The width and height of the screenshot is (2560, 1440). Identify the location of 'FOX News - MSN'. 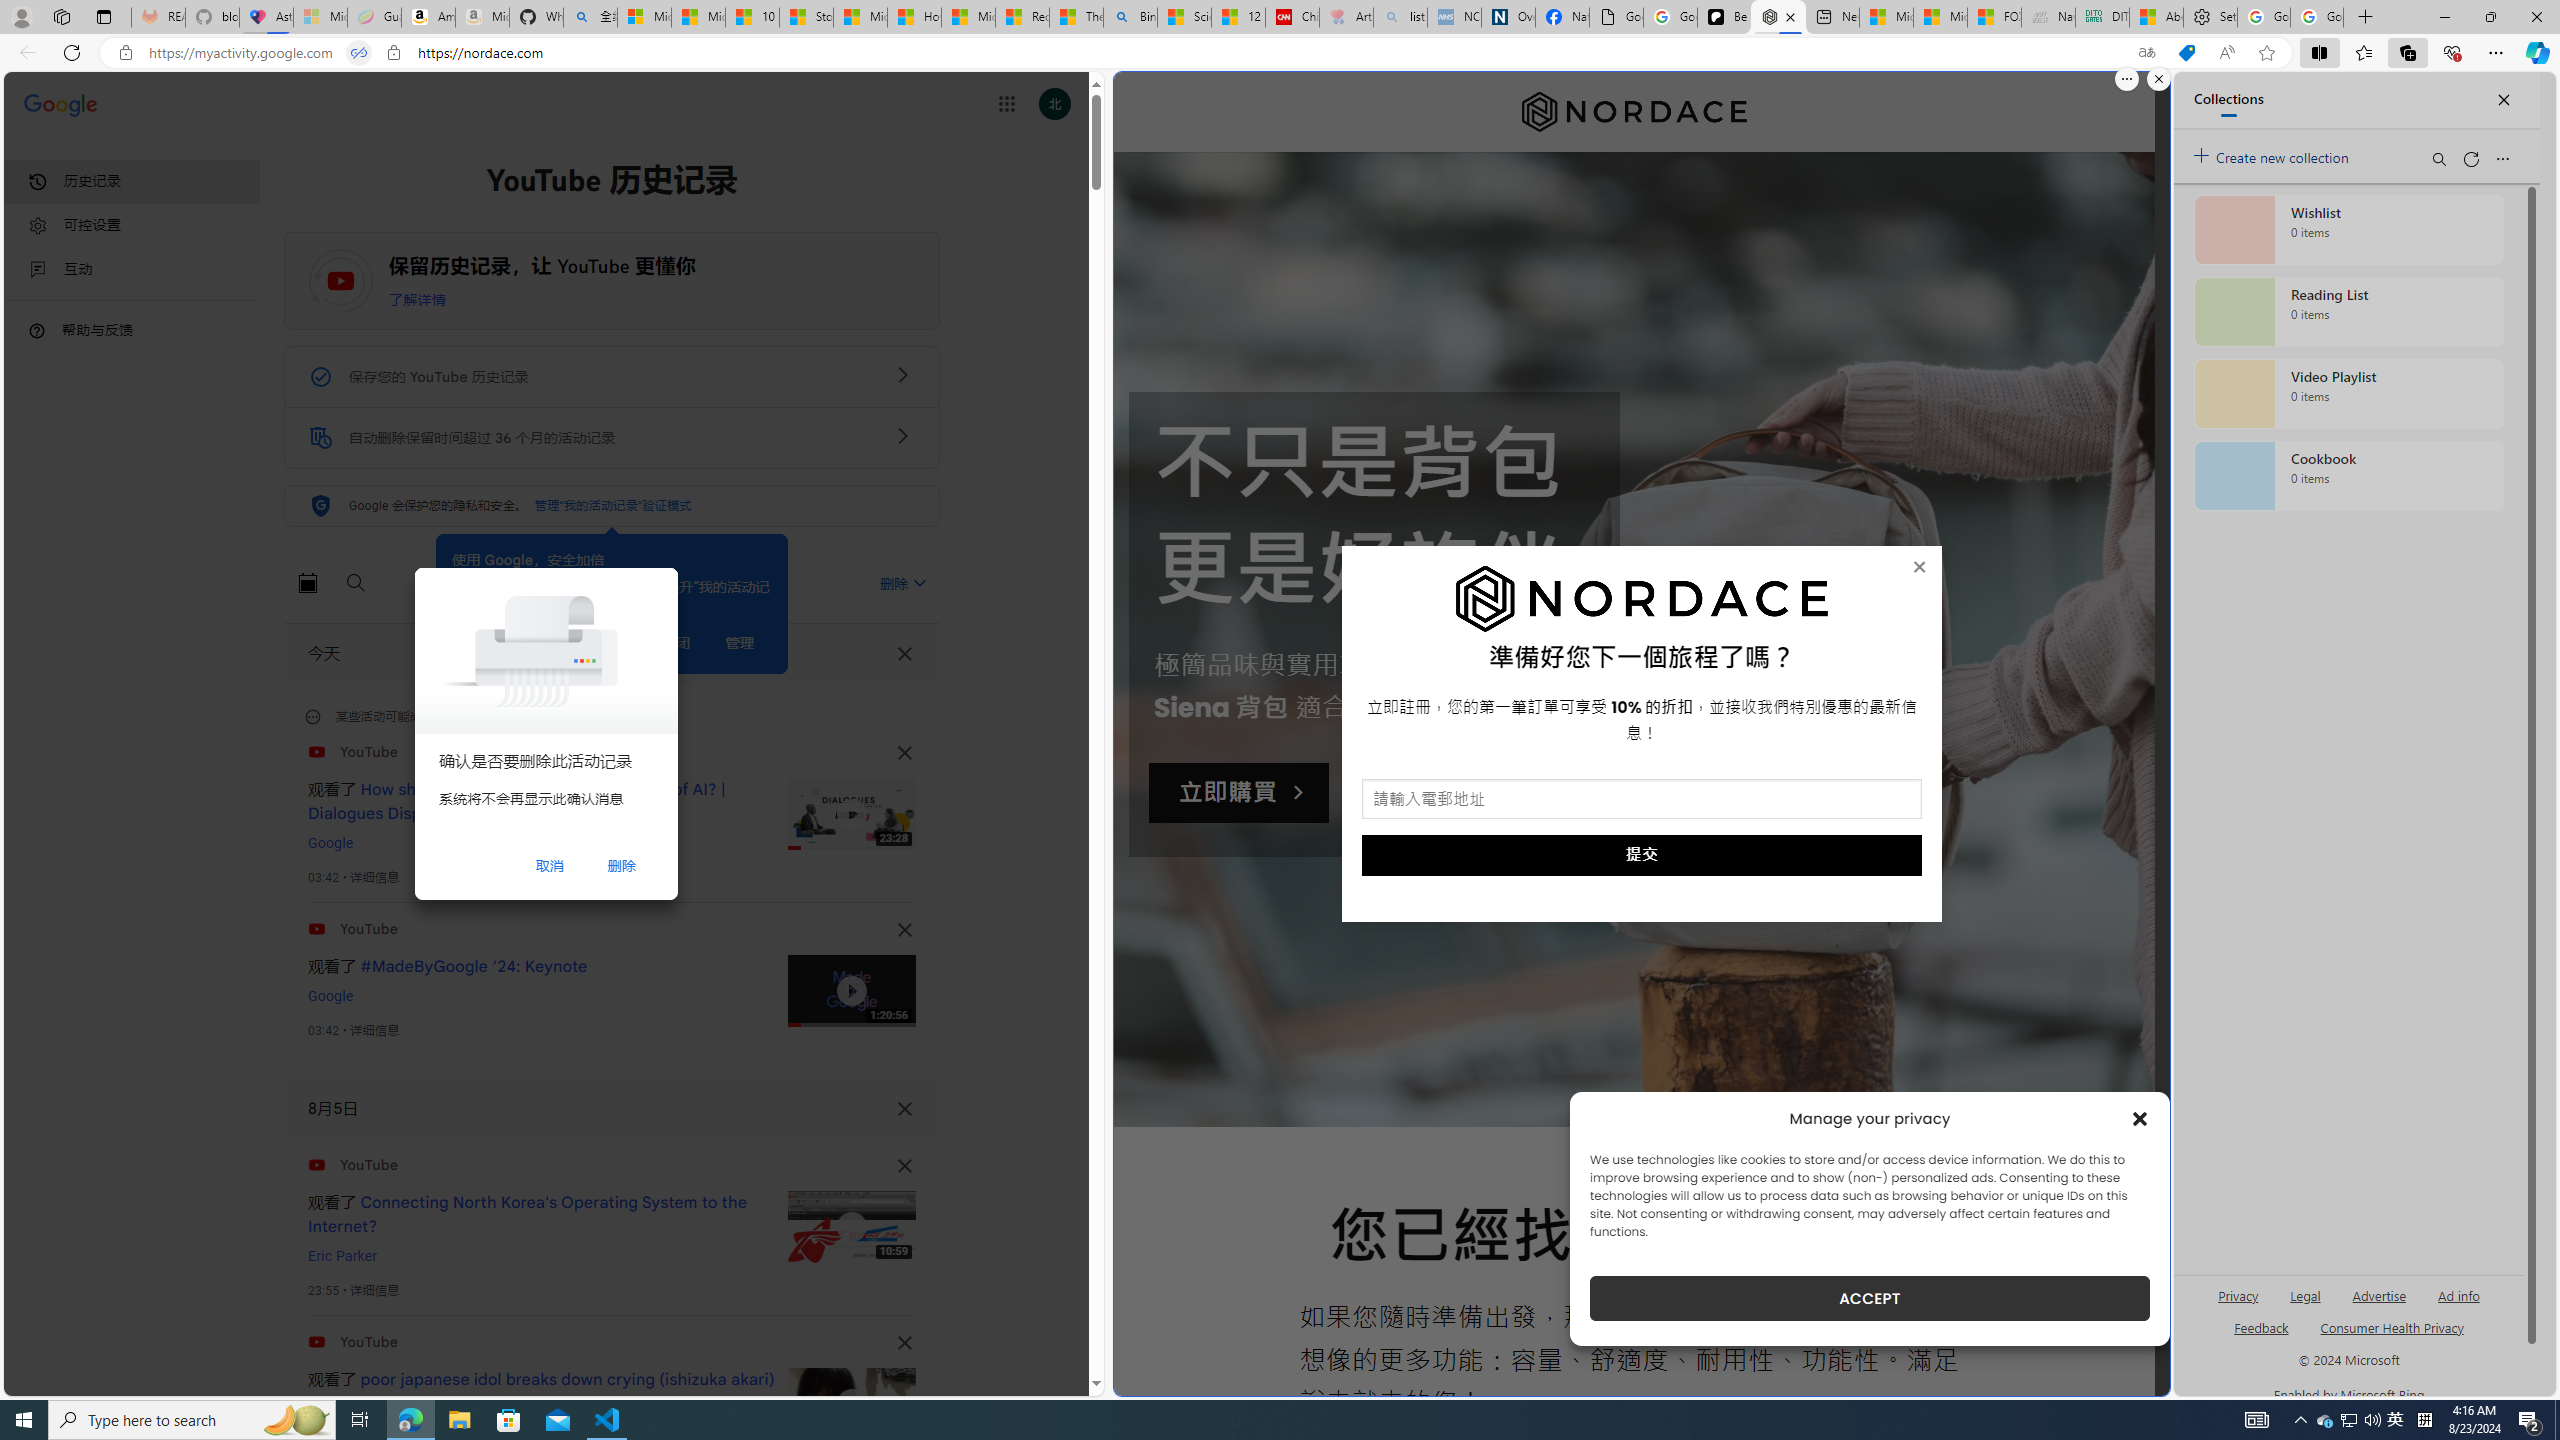
(1993, 16).